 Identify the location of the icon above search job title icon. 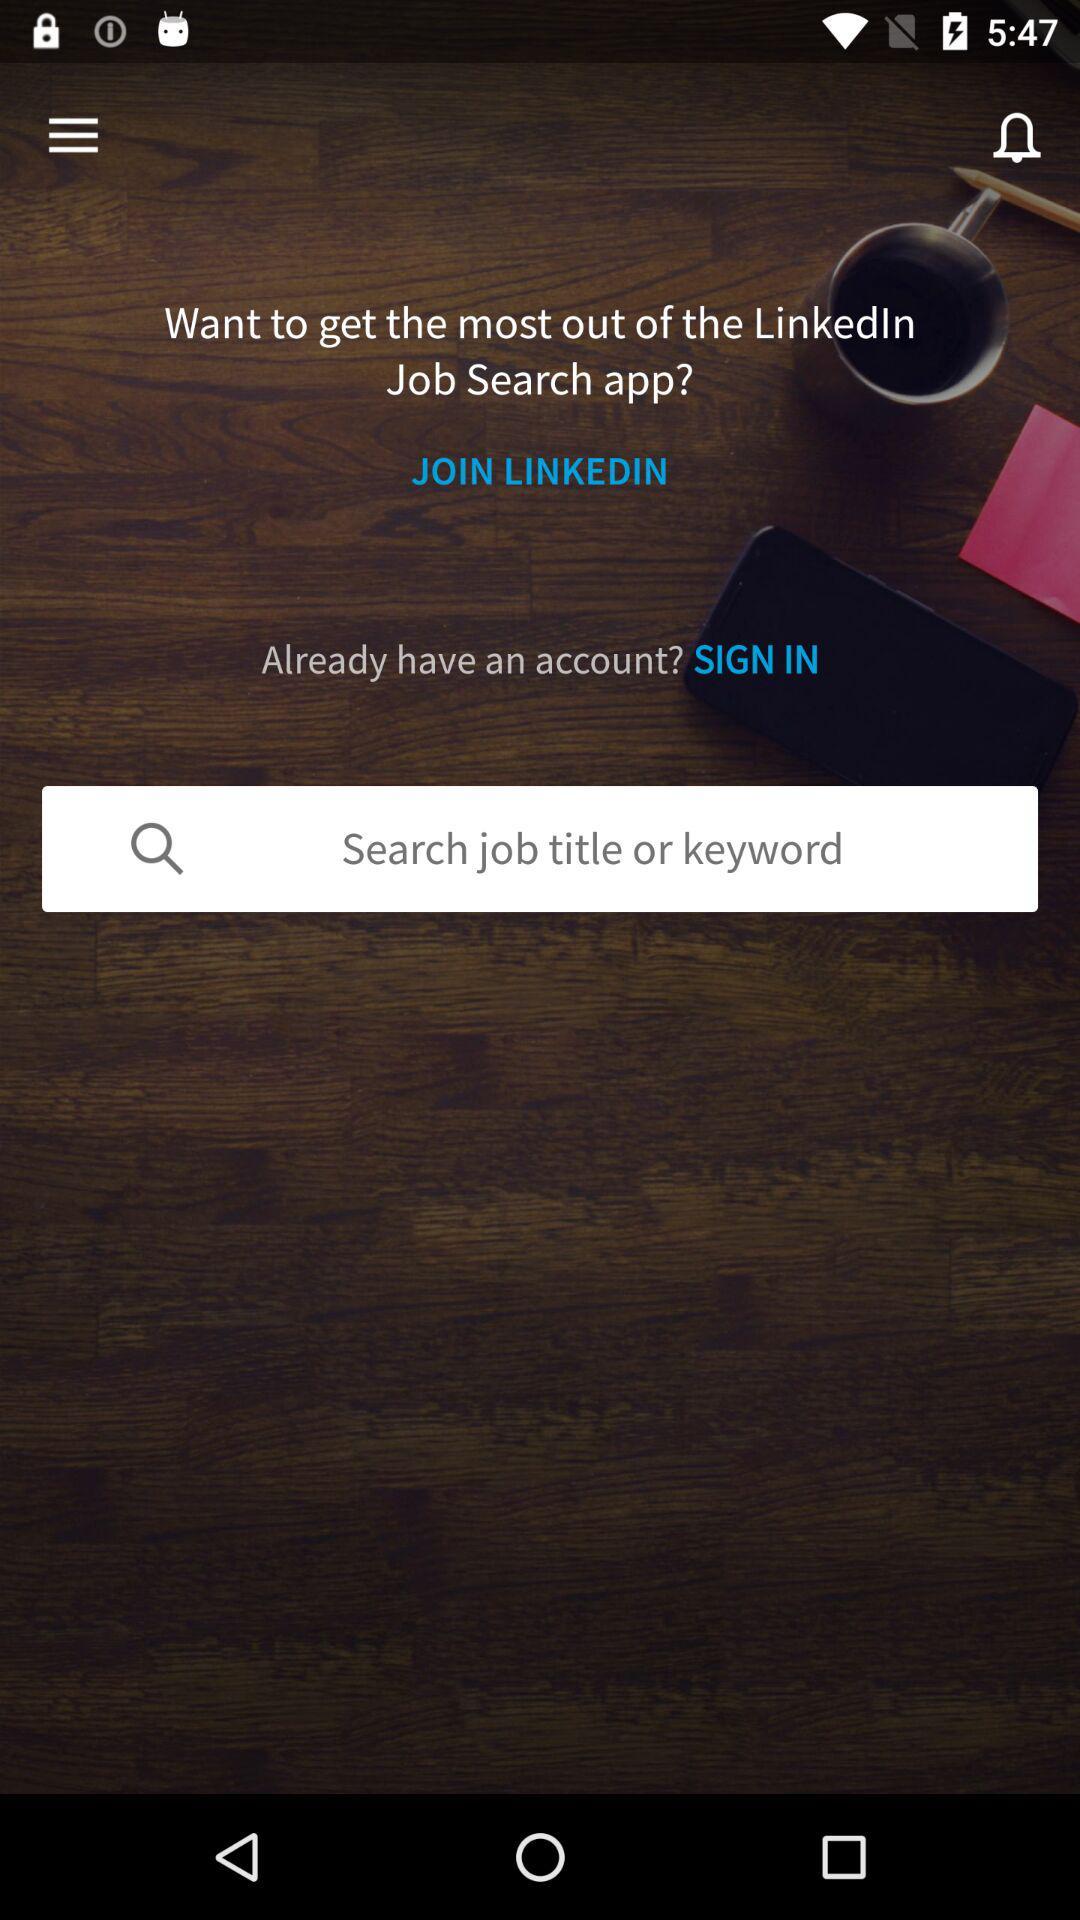
(540, 660).